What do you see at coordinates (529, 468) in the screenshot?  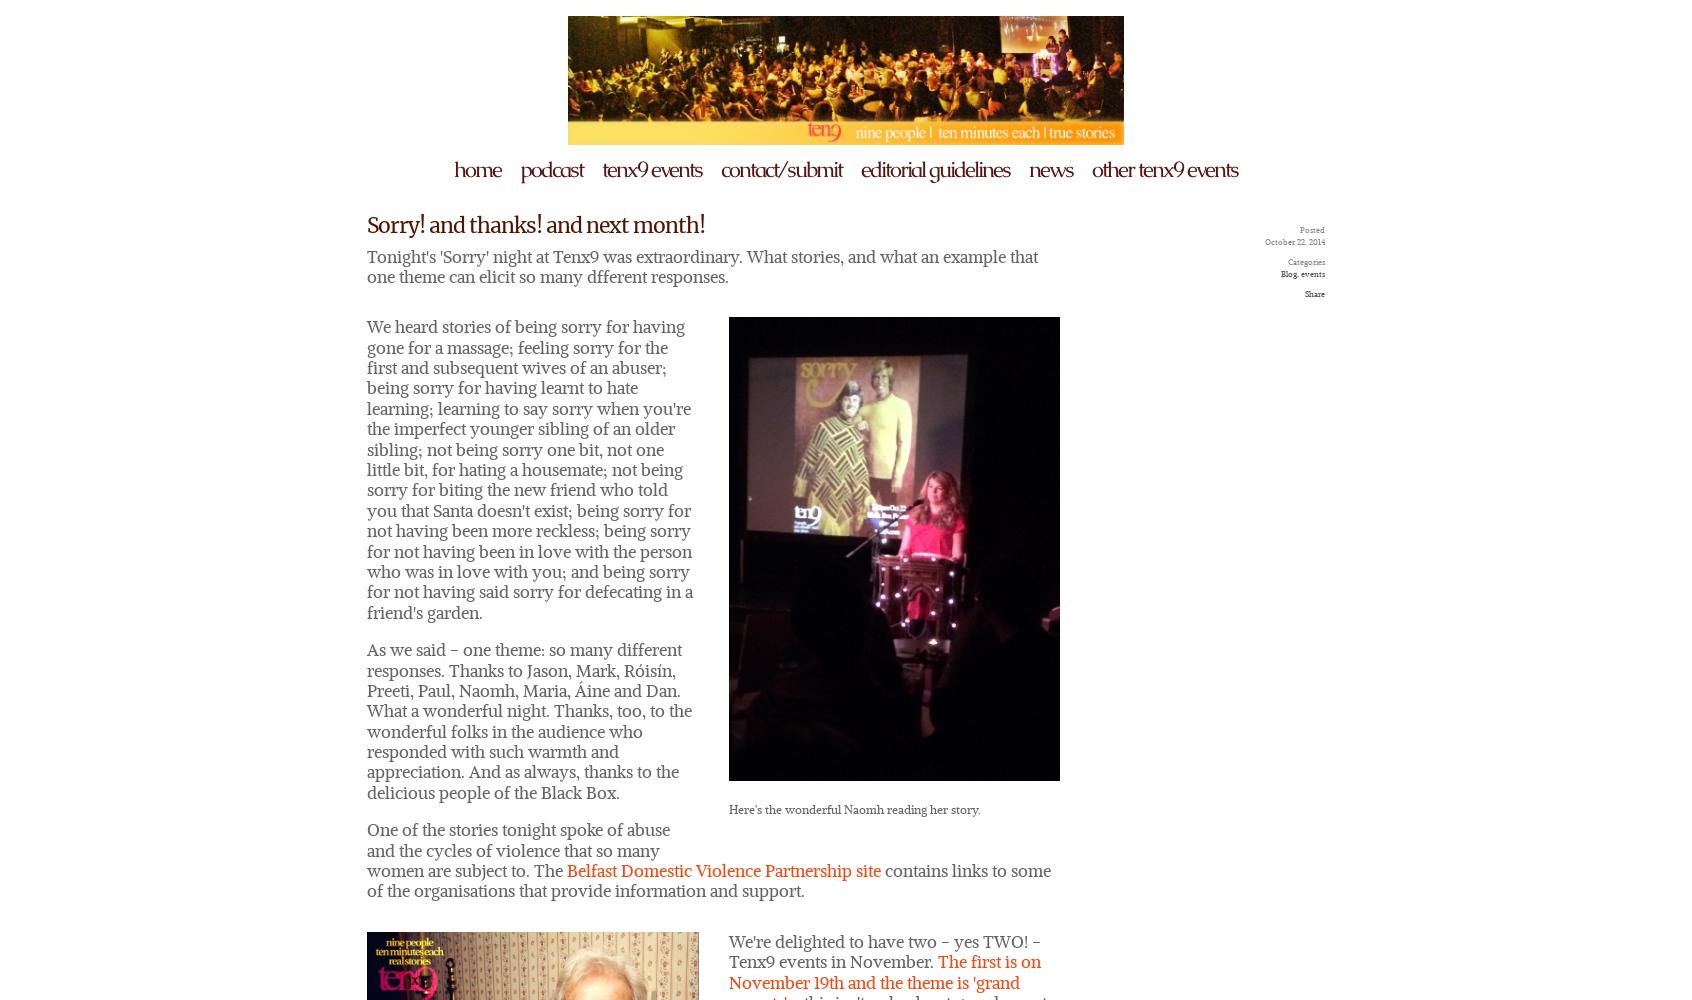 I see `'We heard stories of being sorry for having gone for a massage; feeling sorry for the first and subsequent wives of an abuser; being sorry for having learnt to hate learning; learning to say sorry when you're the imperfect younger sibling of an older sibling; not being sorry one bit, not one little bit, for hating a housemate; not being sorry for biting the new friend who told you that Santa doesn't exist; being sorry for not having been more reckless; being sorry for not having been in love with the person who was in love with you; and being sorry for not having said sorry for defecating in a friend's garden.'` at bounding box center [529, 468].